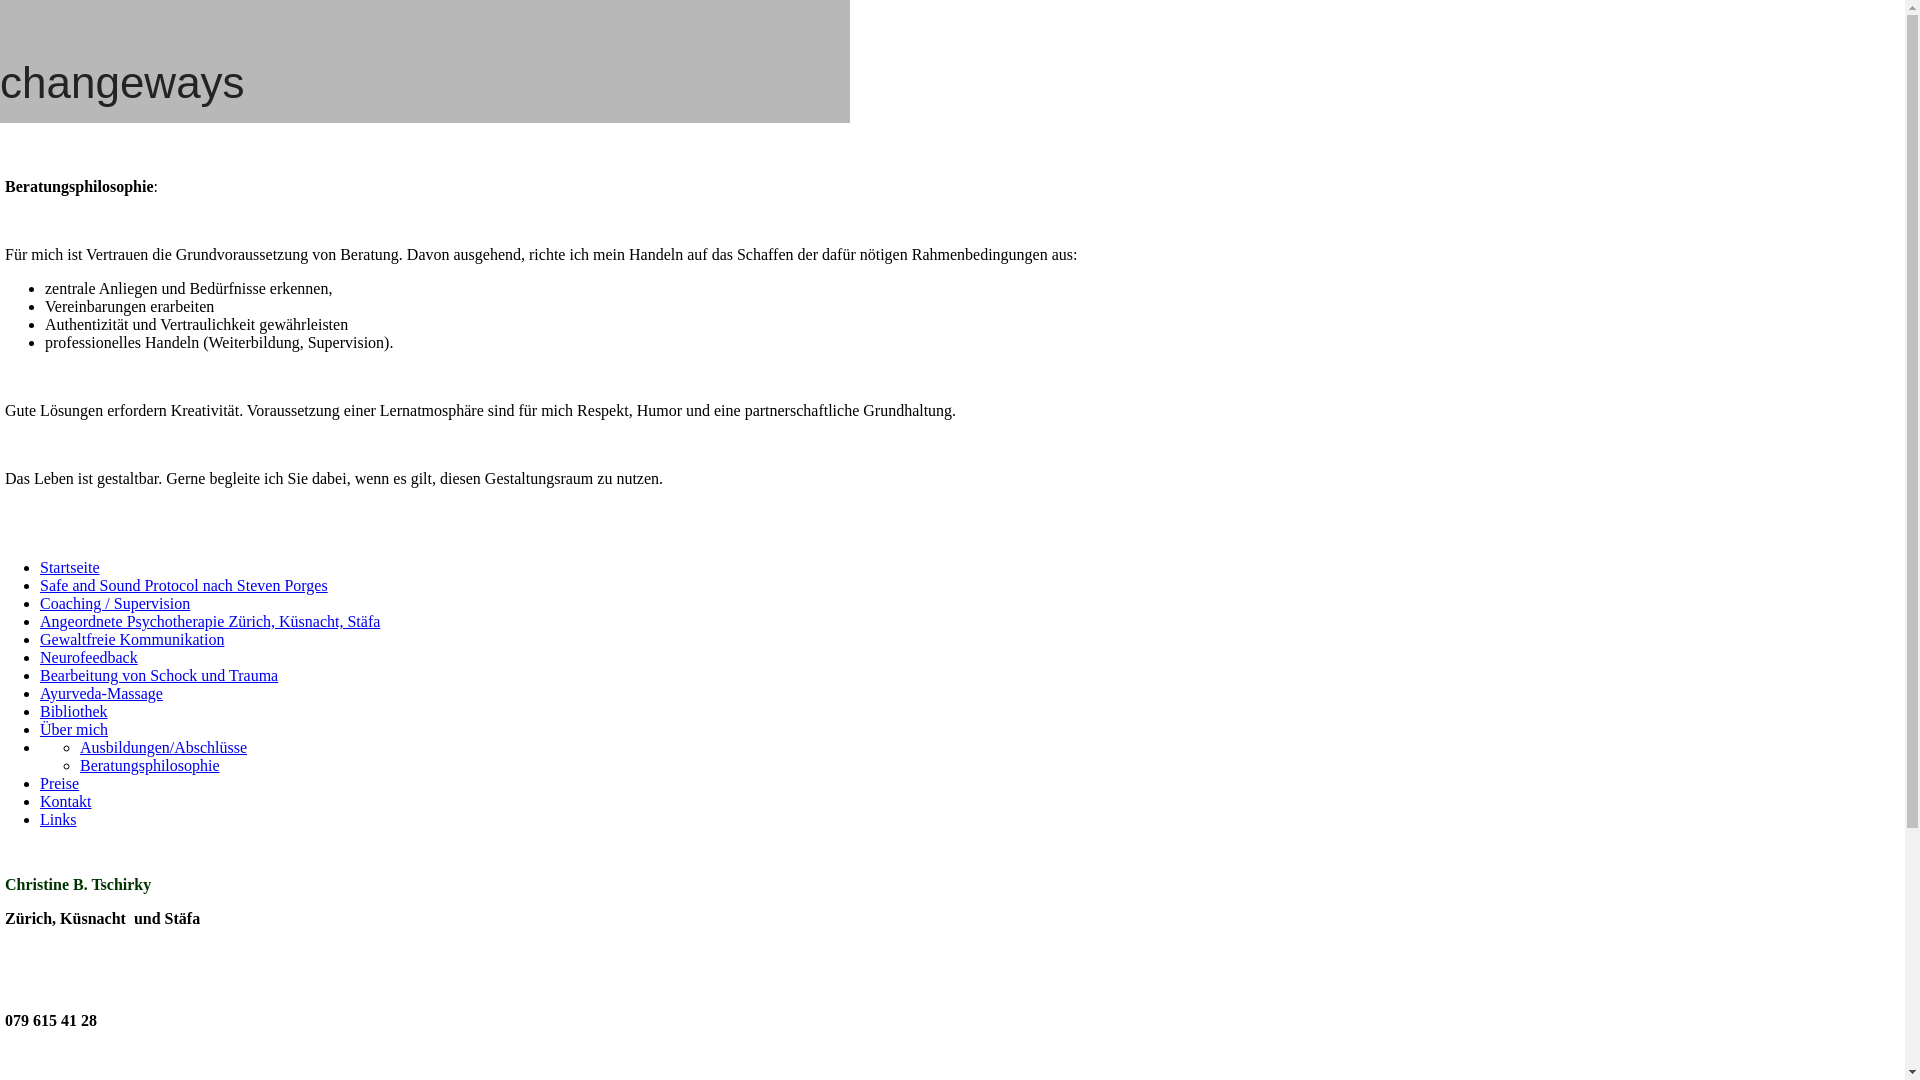 The width and height of the screenshot is (1920, 1080). What do you see at coordinates (183, 585) in the screenshot?
I see `'Safe and Sound Protocol nach Steven Porges'` at bounding box center [183, 585].